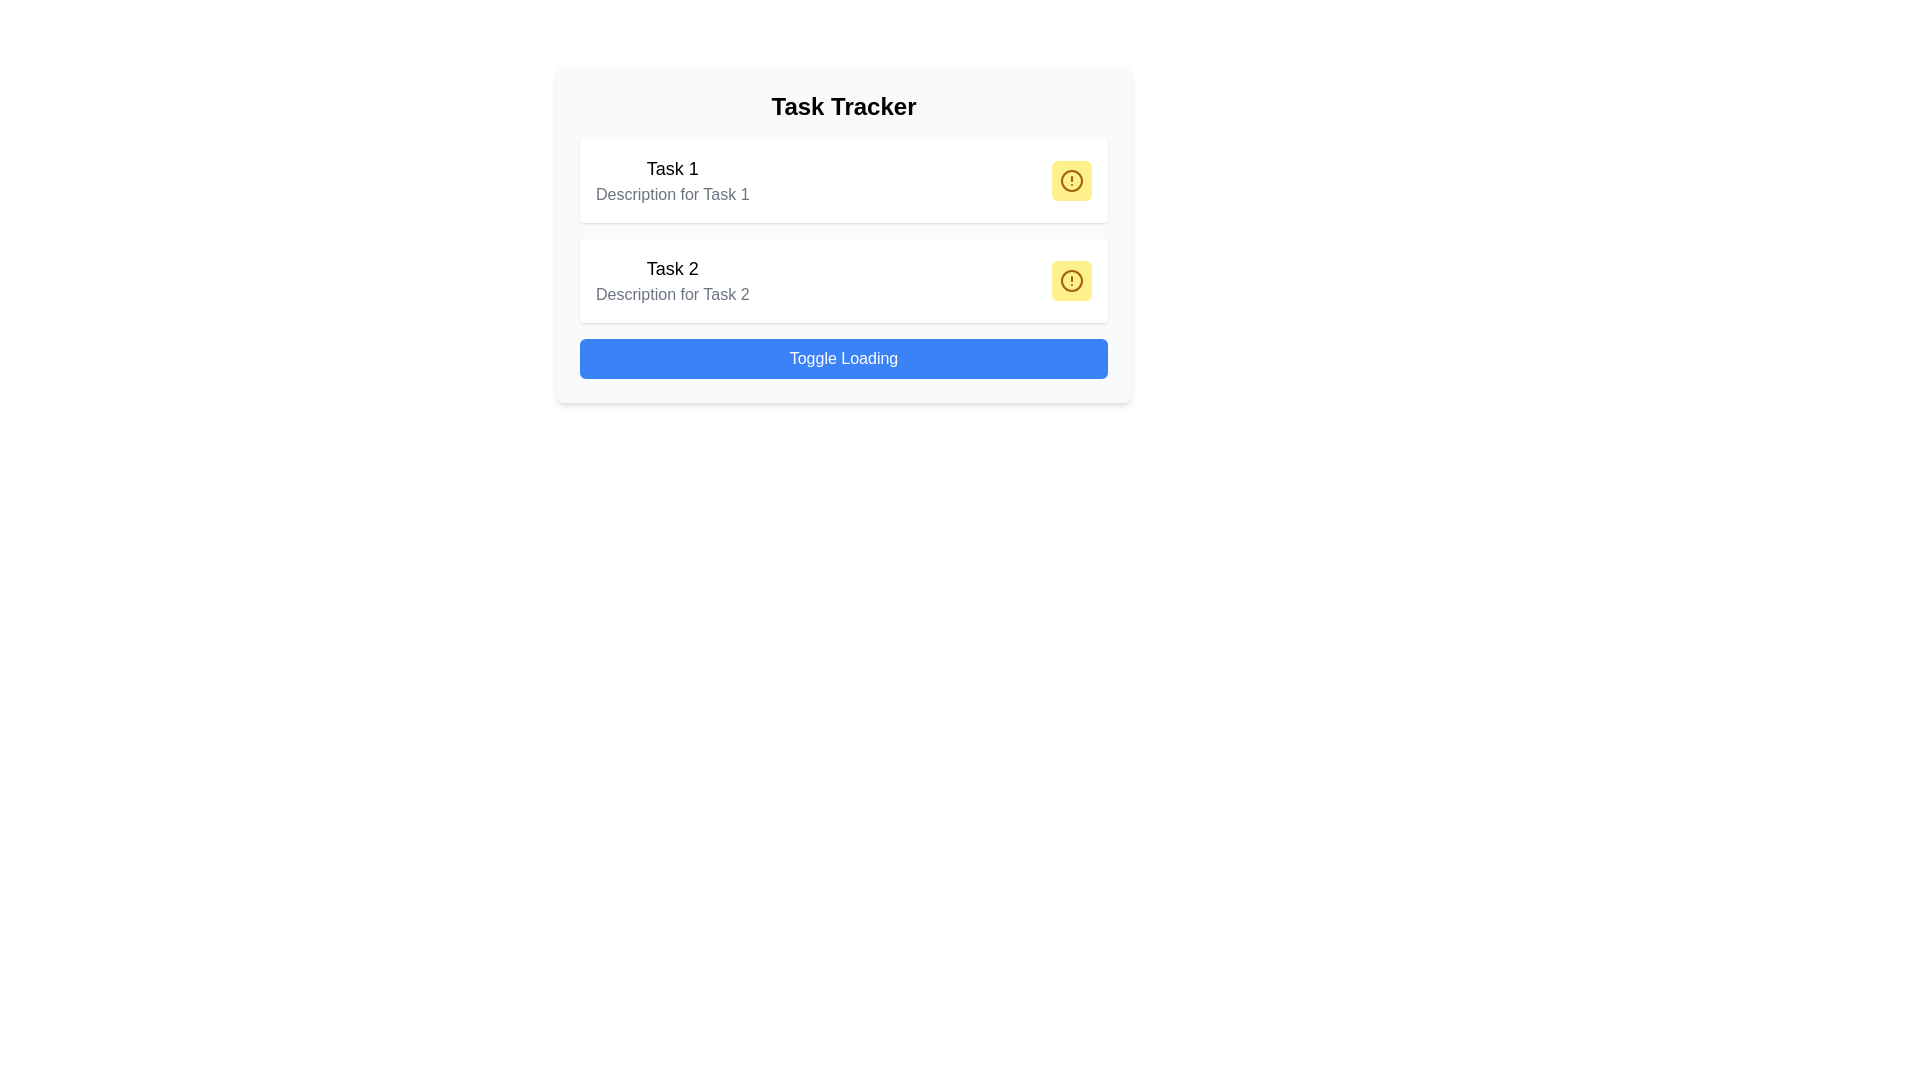  What do you see at coordinates (844, 281) in the screenshot?
I see `the task entry card that is the second in a vertical list of tasks, positioned below 'Task 1' and above the 'Toggle Loading' button` at bounding box center [844, 281].